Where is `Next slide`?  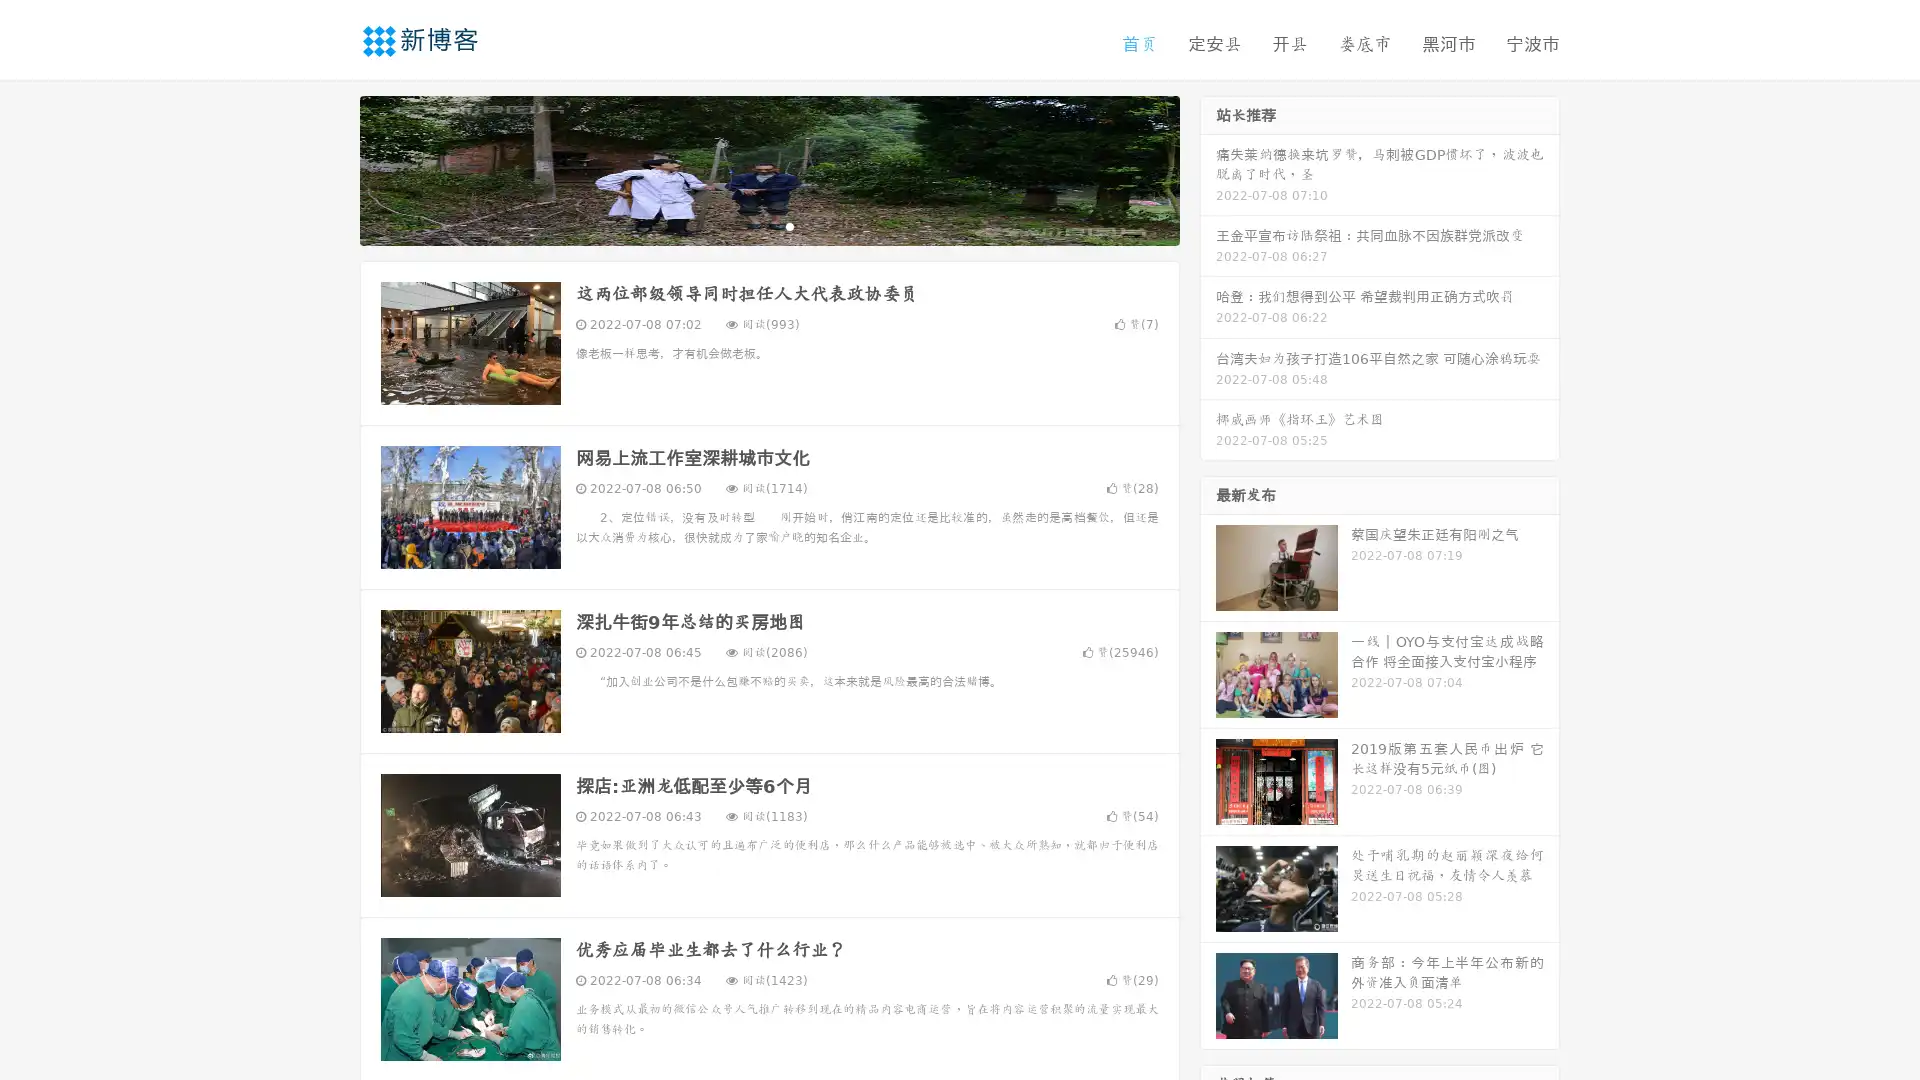 Next slide is located at coordinates (1208, 168).